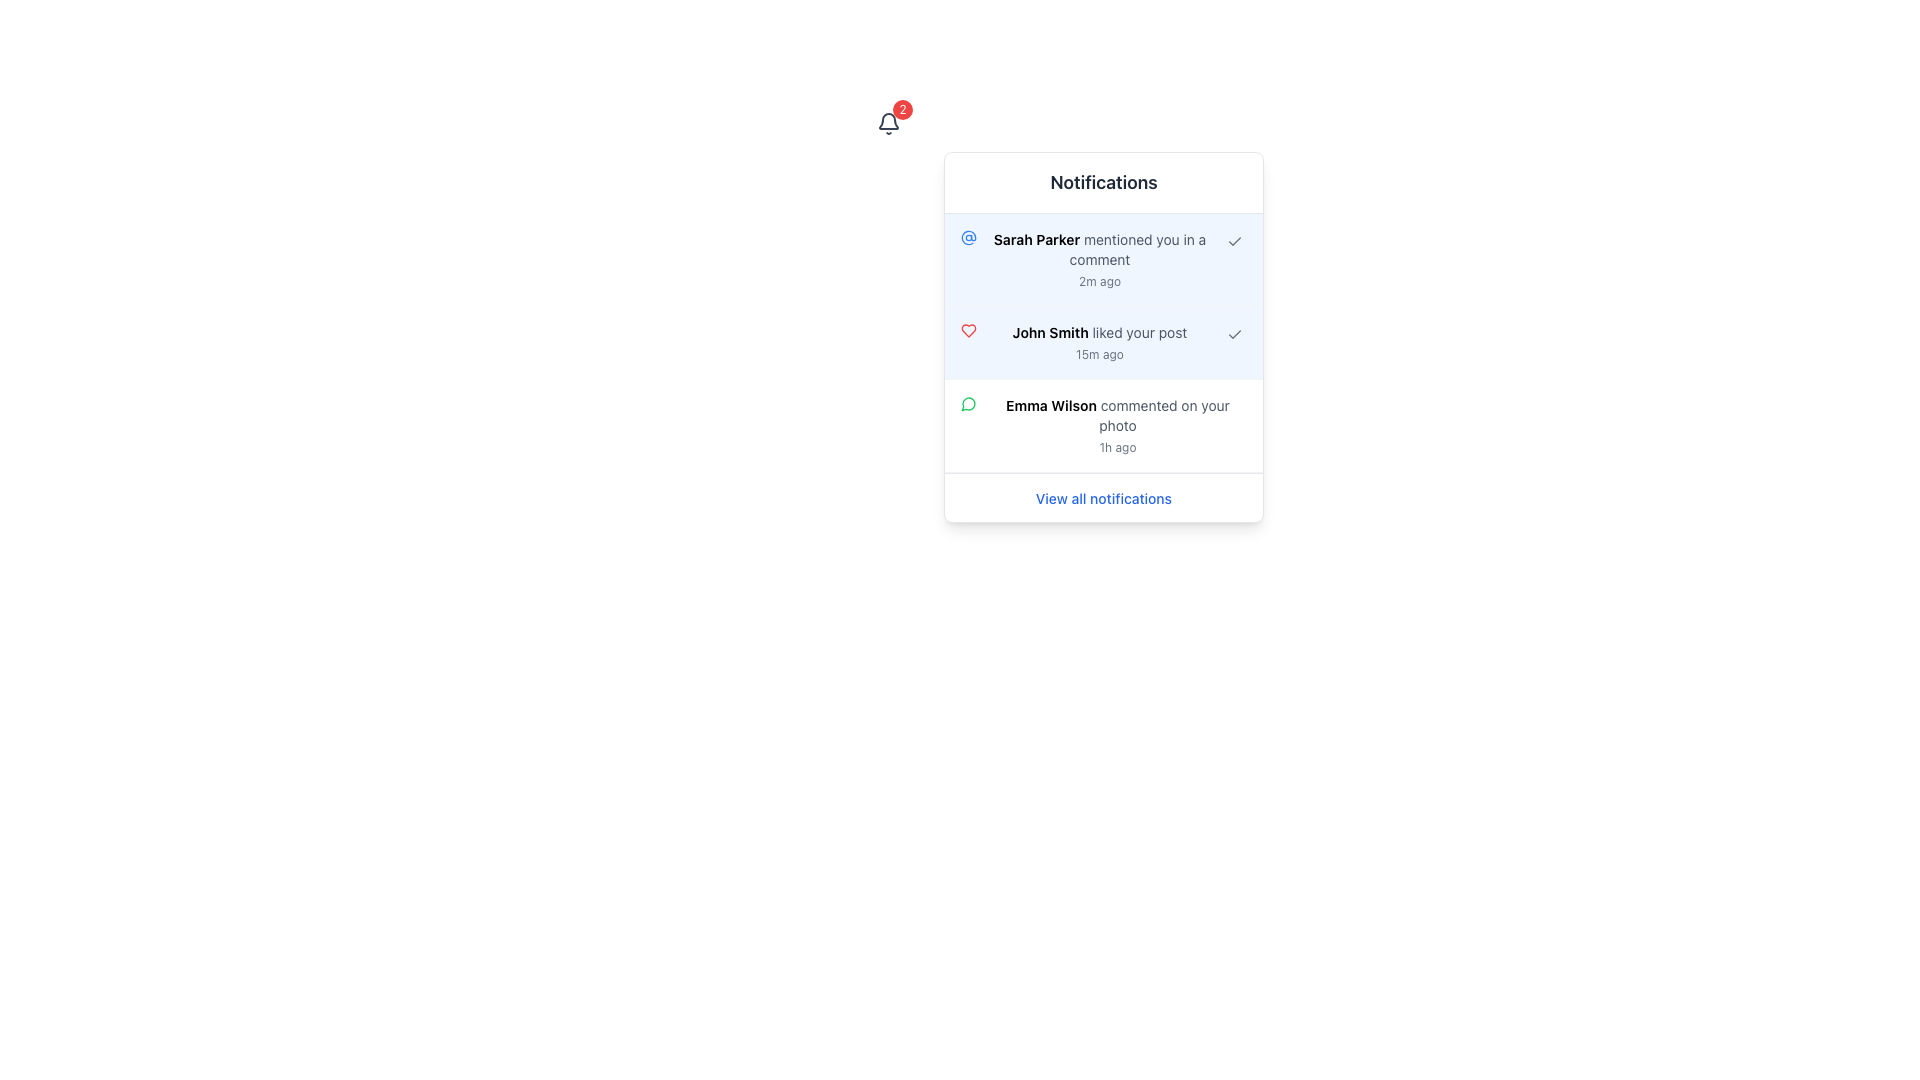  Describe the element at coordinates (1050, 405) in the screenshot. I see `the text label 'Emma Wilson' within the third notification item of the 'Notifications' dropdown panel` at that location.